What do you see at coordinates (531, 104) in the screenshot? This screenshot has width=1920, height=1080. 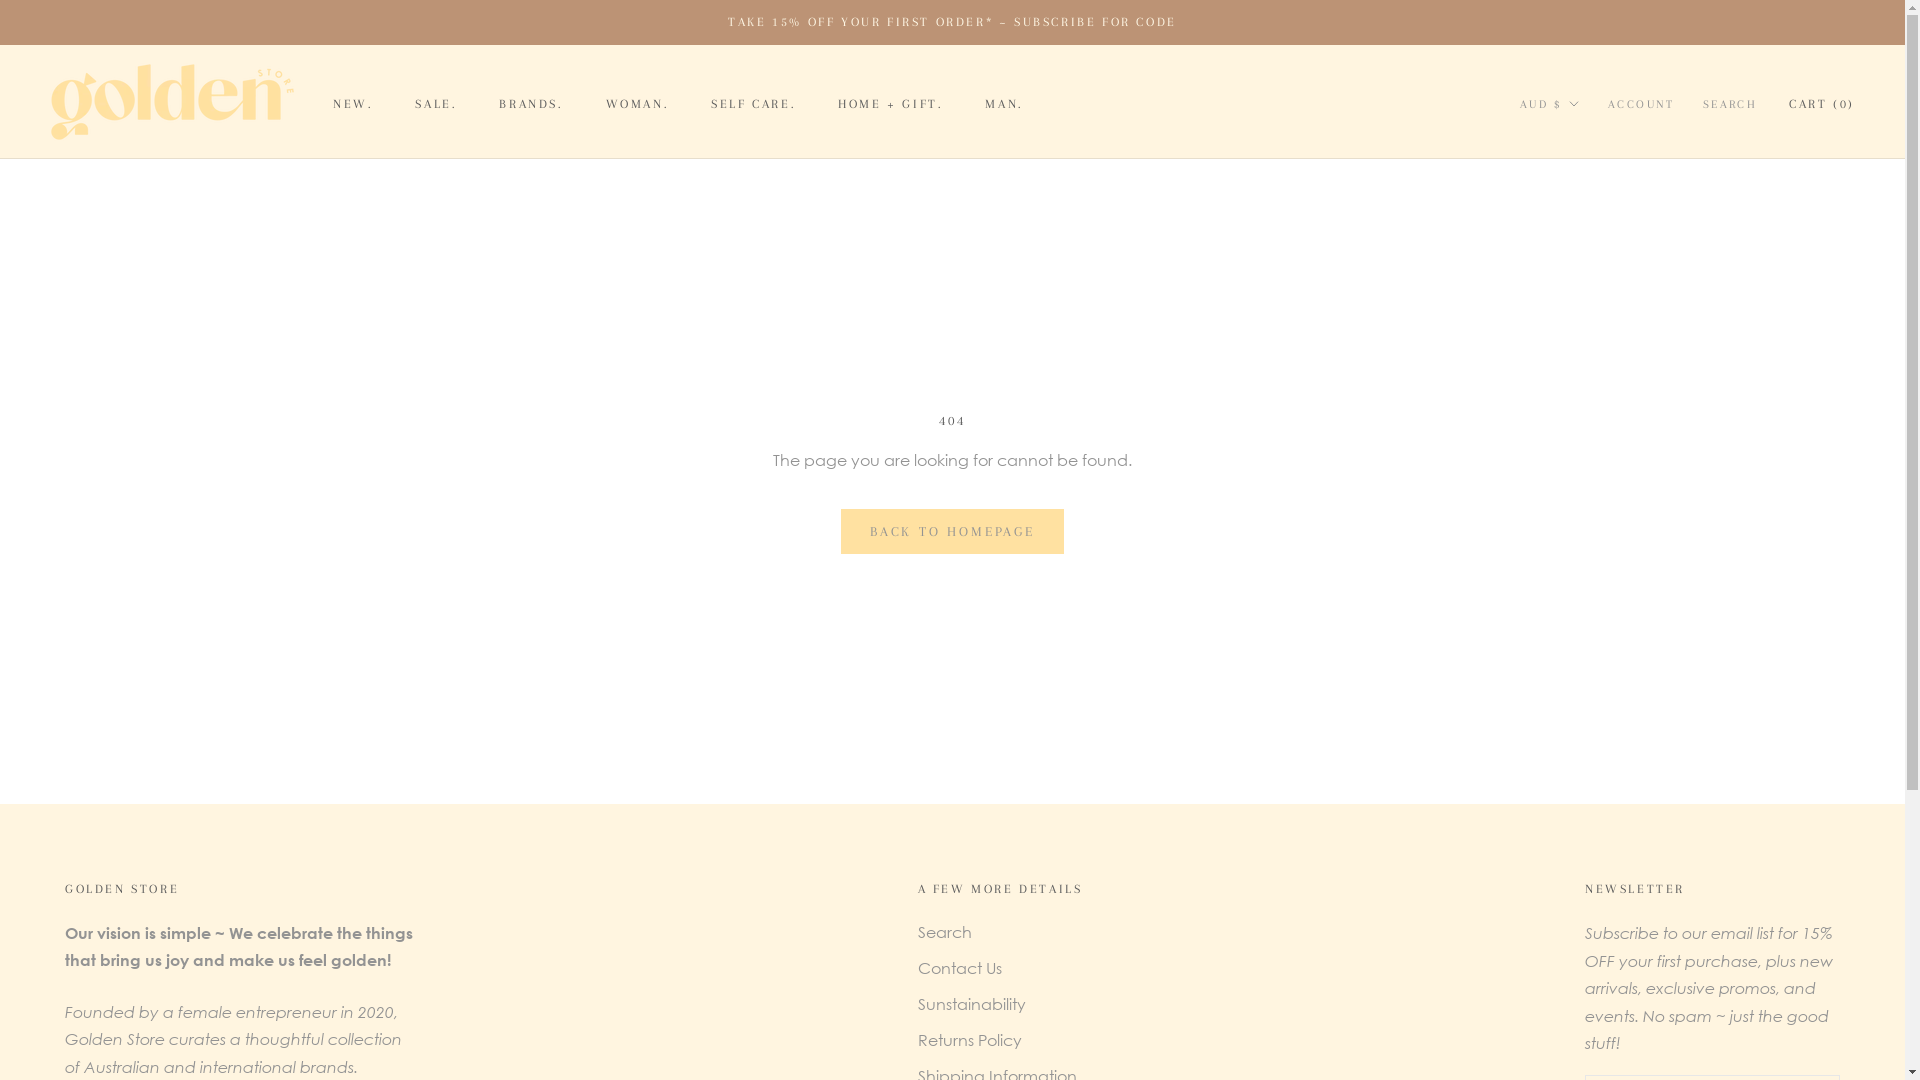 I see `'BRANDS.'` at bounding box center [531, 104].